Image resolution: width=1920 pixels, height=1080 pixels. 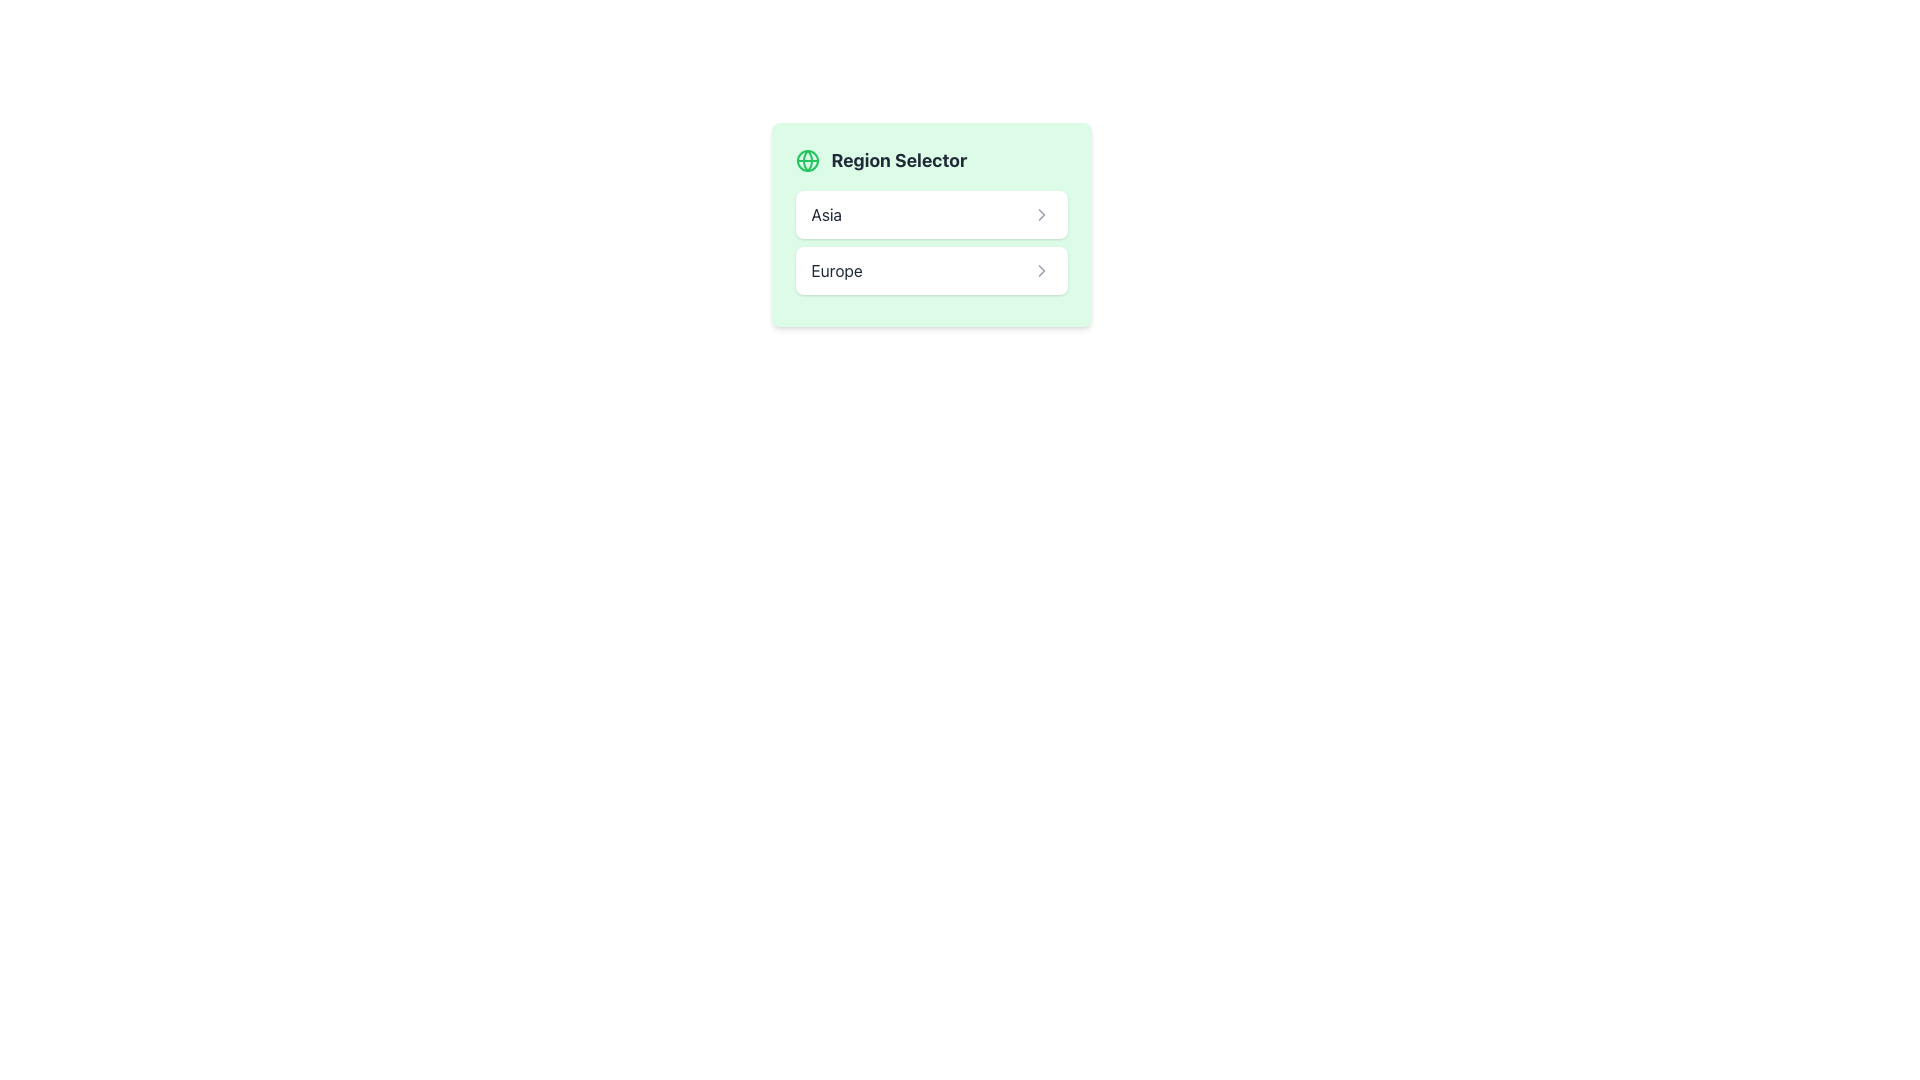 I want to click on the text label reading 'Europe', so click(x=837, y=270).